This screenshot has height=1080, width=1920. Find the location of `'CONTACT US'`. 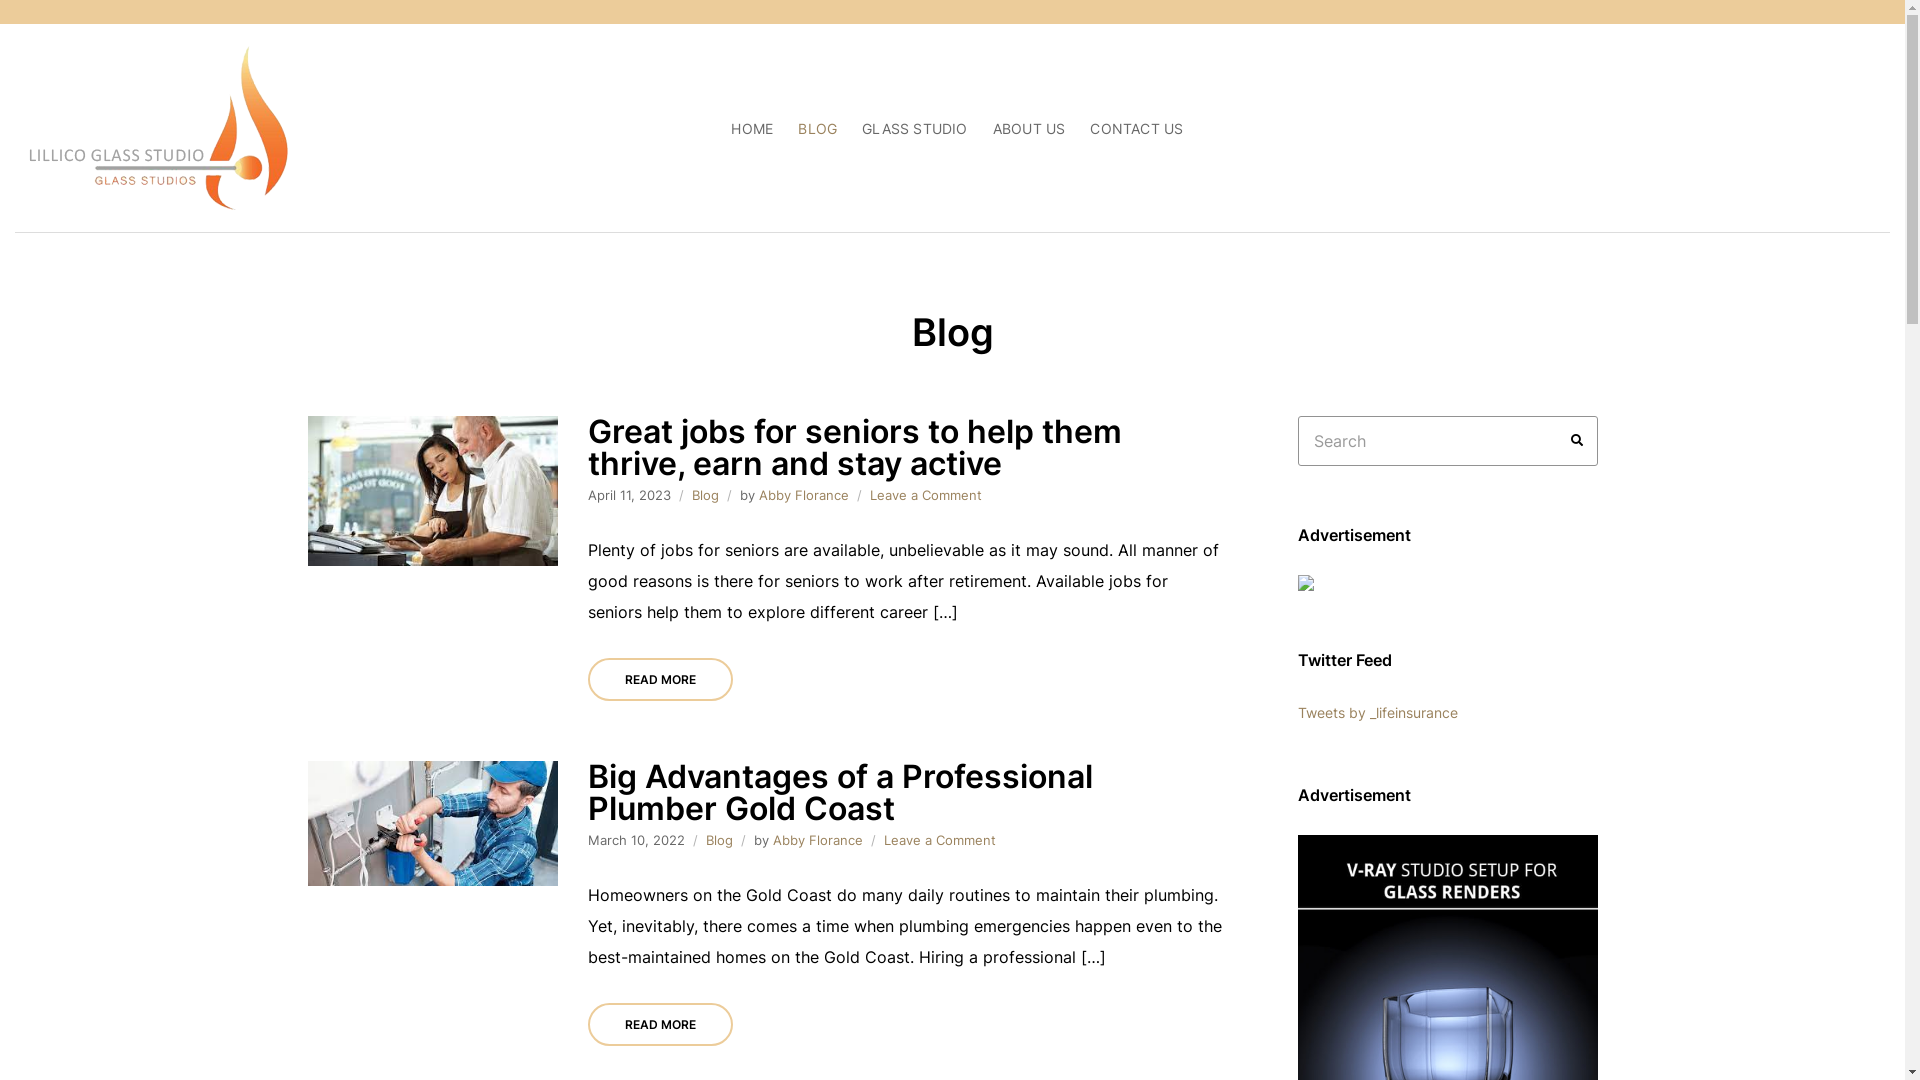

'CONTACT US' is located at coordinates (1136, 128).